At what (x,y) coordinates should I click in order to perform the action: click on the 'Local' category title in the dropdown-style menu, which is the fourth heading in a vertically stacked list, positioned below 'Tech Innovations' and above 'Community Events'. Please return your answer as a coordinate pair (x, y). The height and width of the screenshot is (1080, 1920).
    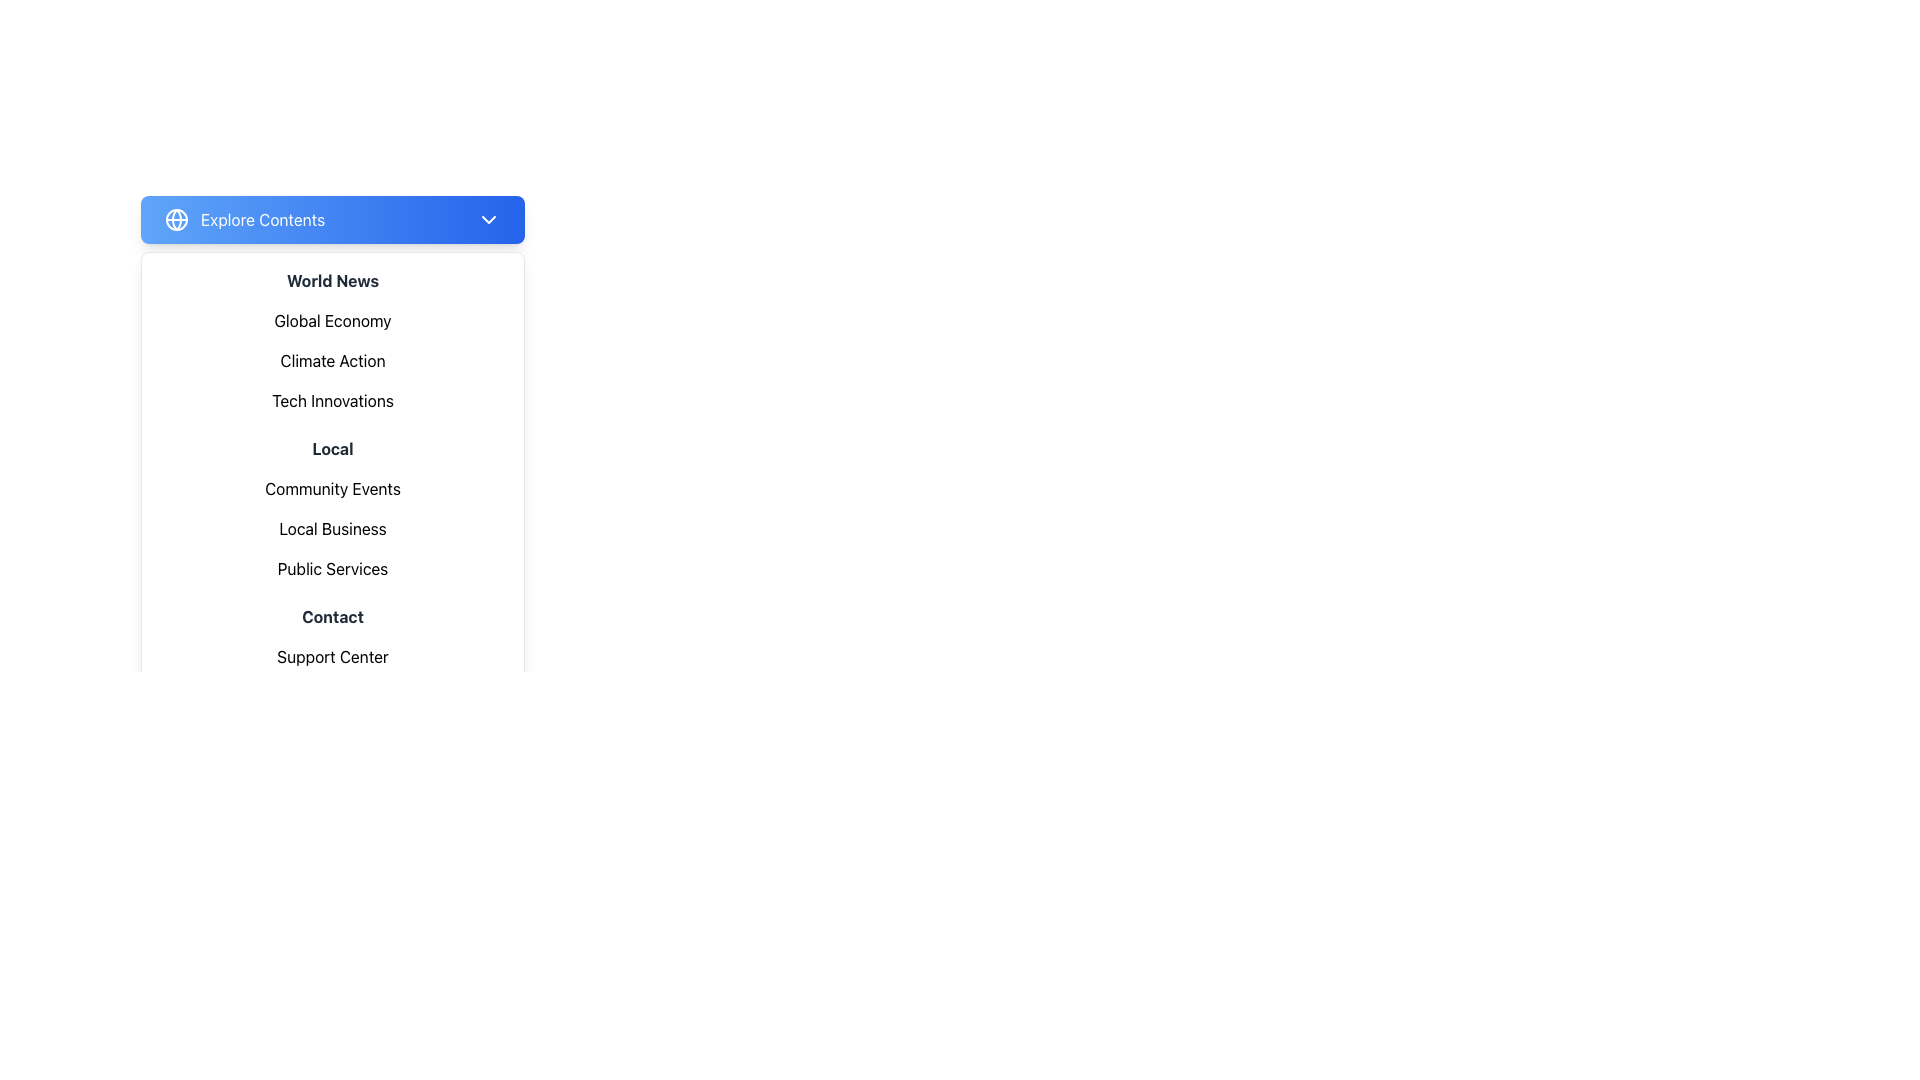
    Looking at the image, I should click on (332, 447).